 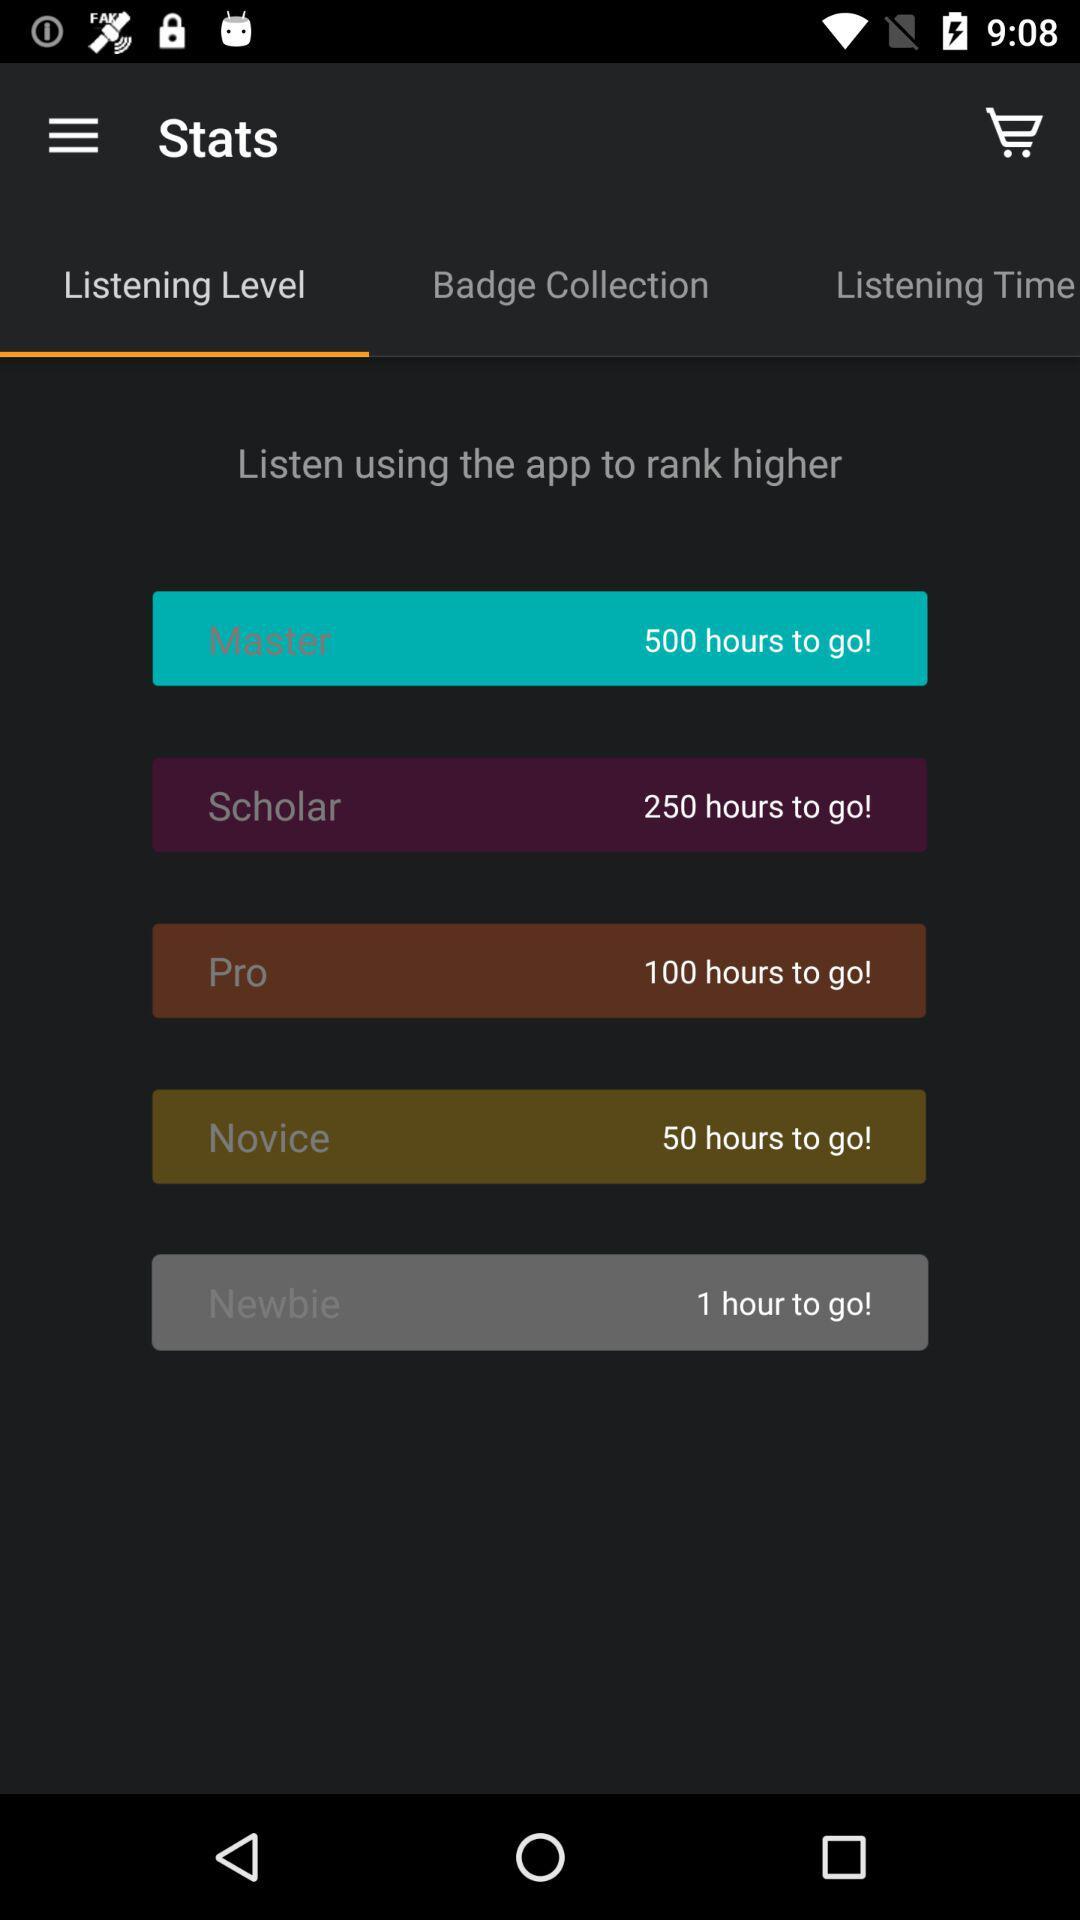 What do you see at coordinates (926, 282) in the screenshot?
I see `the icon to the right of badge collection` at bounding box center [926, 282].